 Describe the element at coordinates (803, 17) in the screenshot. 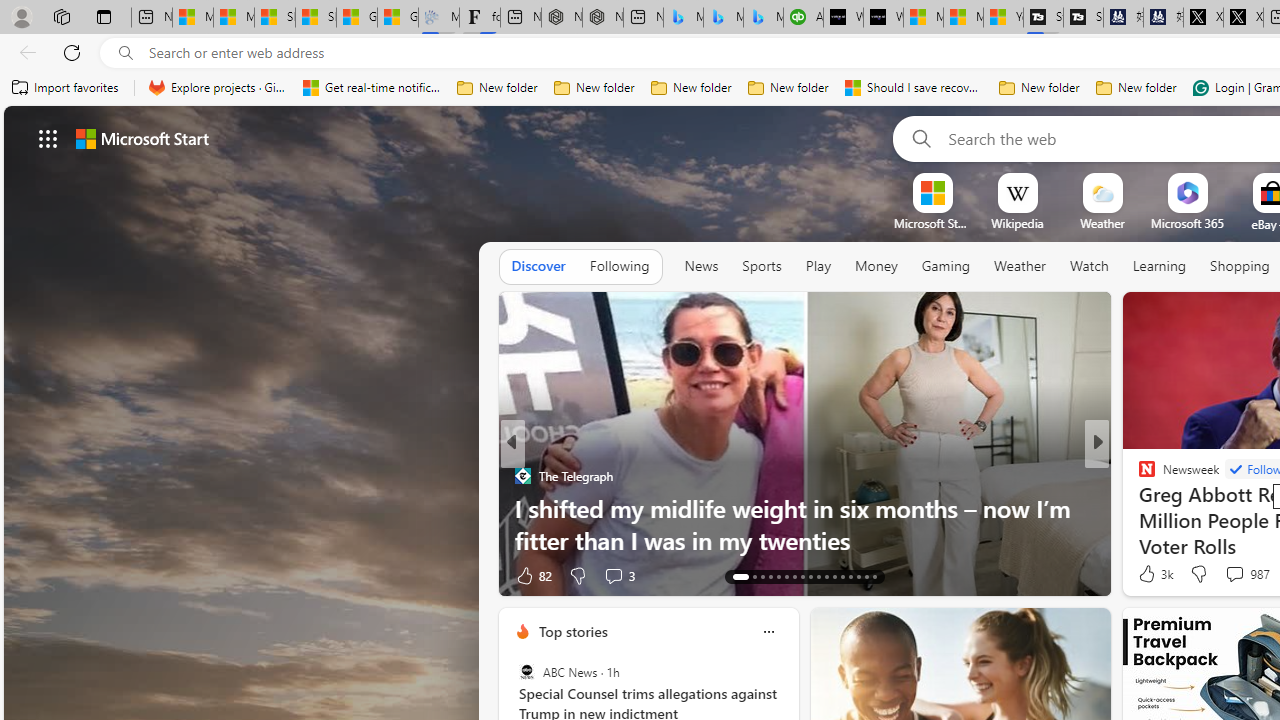

I see `'Accounting Software for Accountants, CPAs and Bookkeepers'` at that location.